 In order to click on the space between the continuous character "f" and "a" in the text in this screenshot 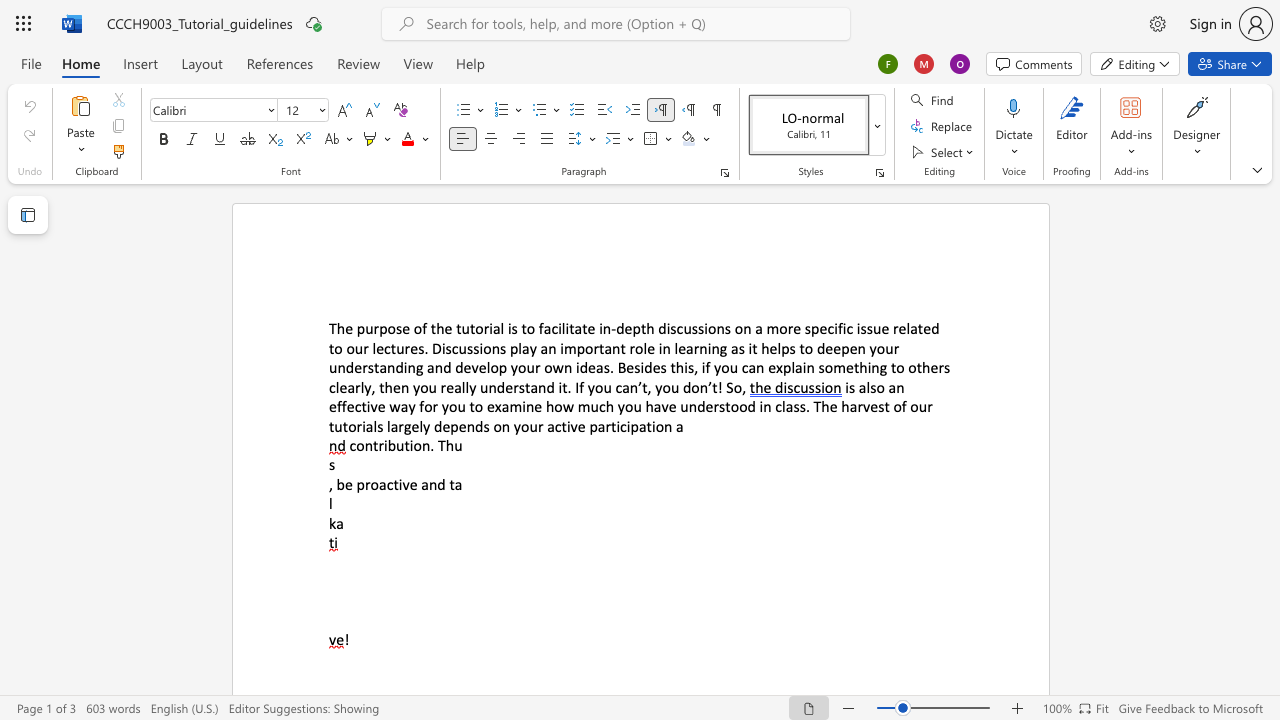, I will do `click(544, 327)`.